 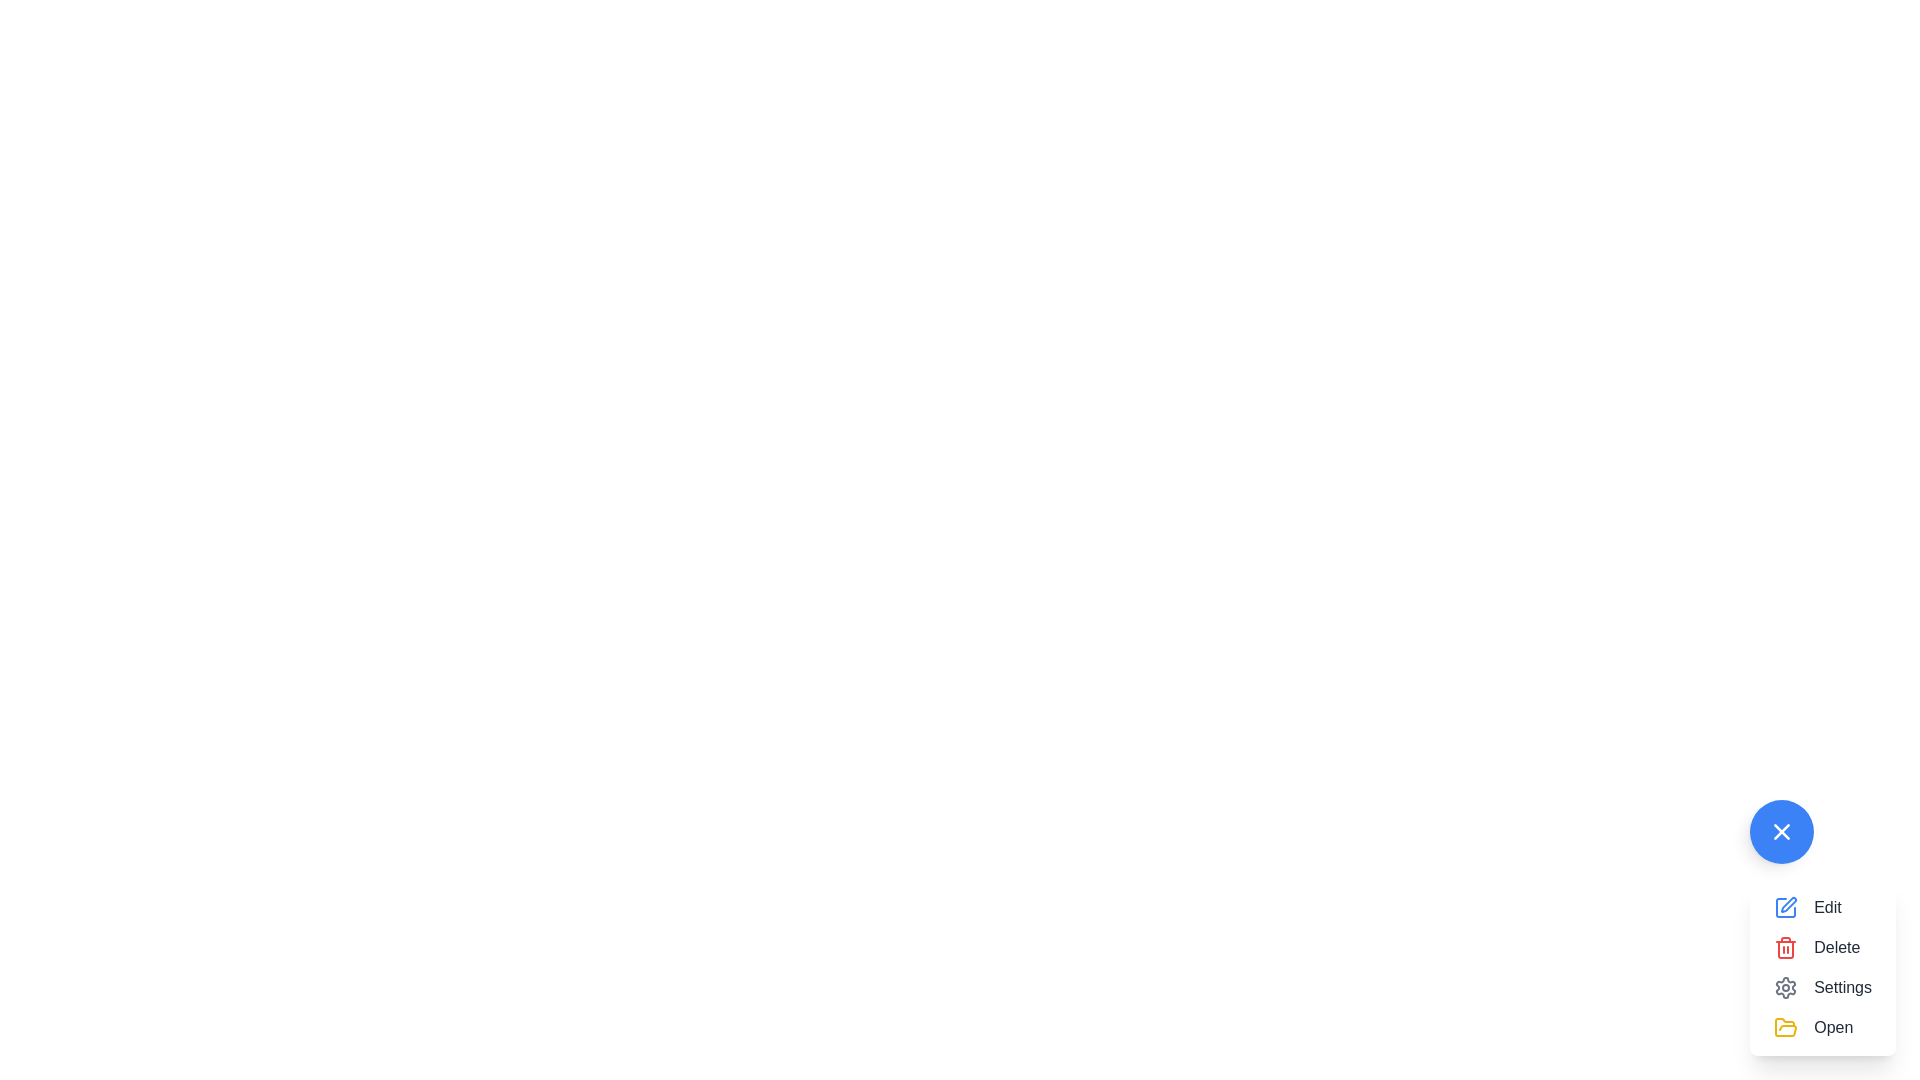 I want to click on the horizontal line segment of the '+' symbol in the SVG icon located in the bottom-right corner of the interface, so click(x=1782, y=832).